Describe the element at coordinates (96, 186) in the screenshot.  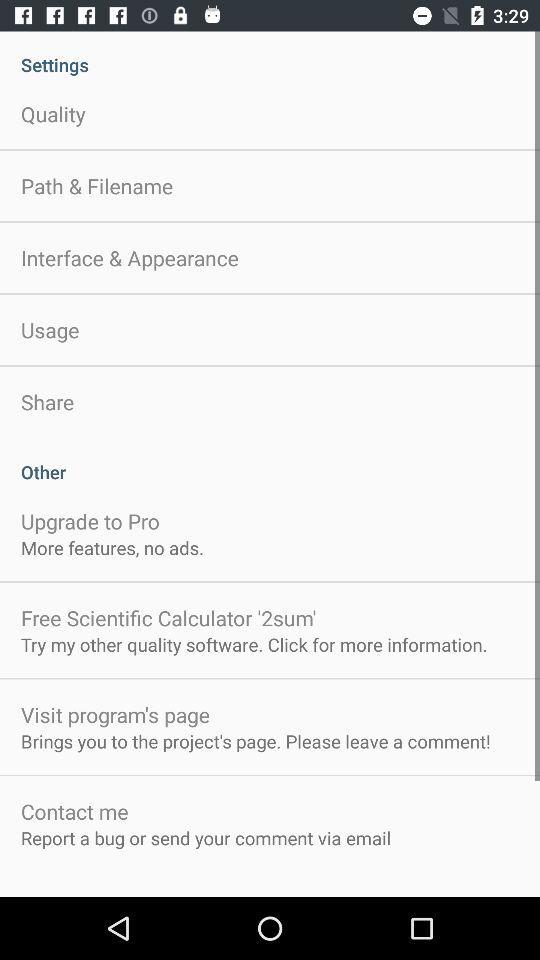
I see `the icon above interface & appearance item` at that location.